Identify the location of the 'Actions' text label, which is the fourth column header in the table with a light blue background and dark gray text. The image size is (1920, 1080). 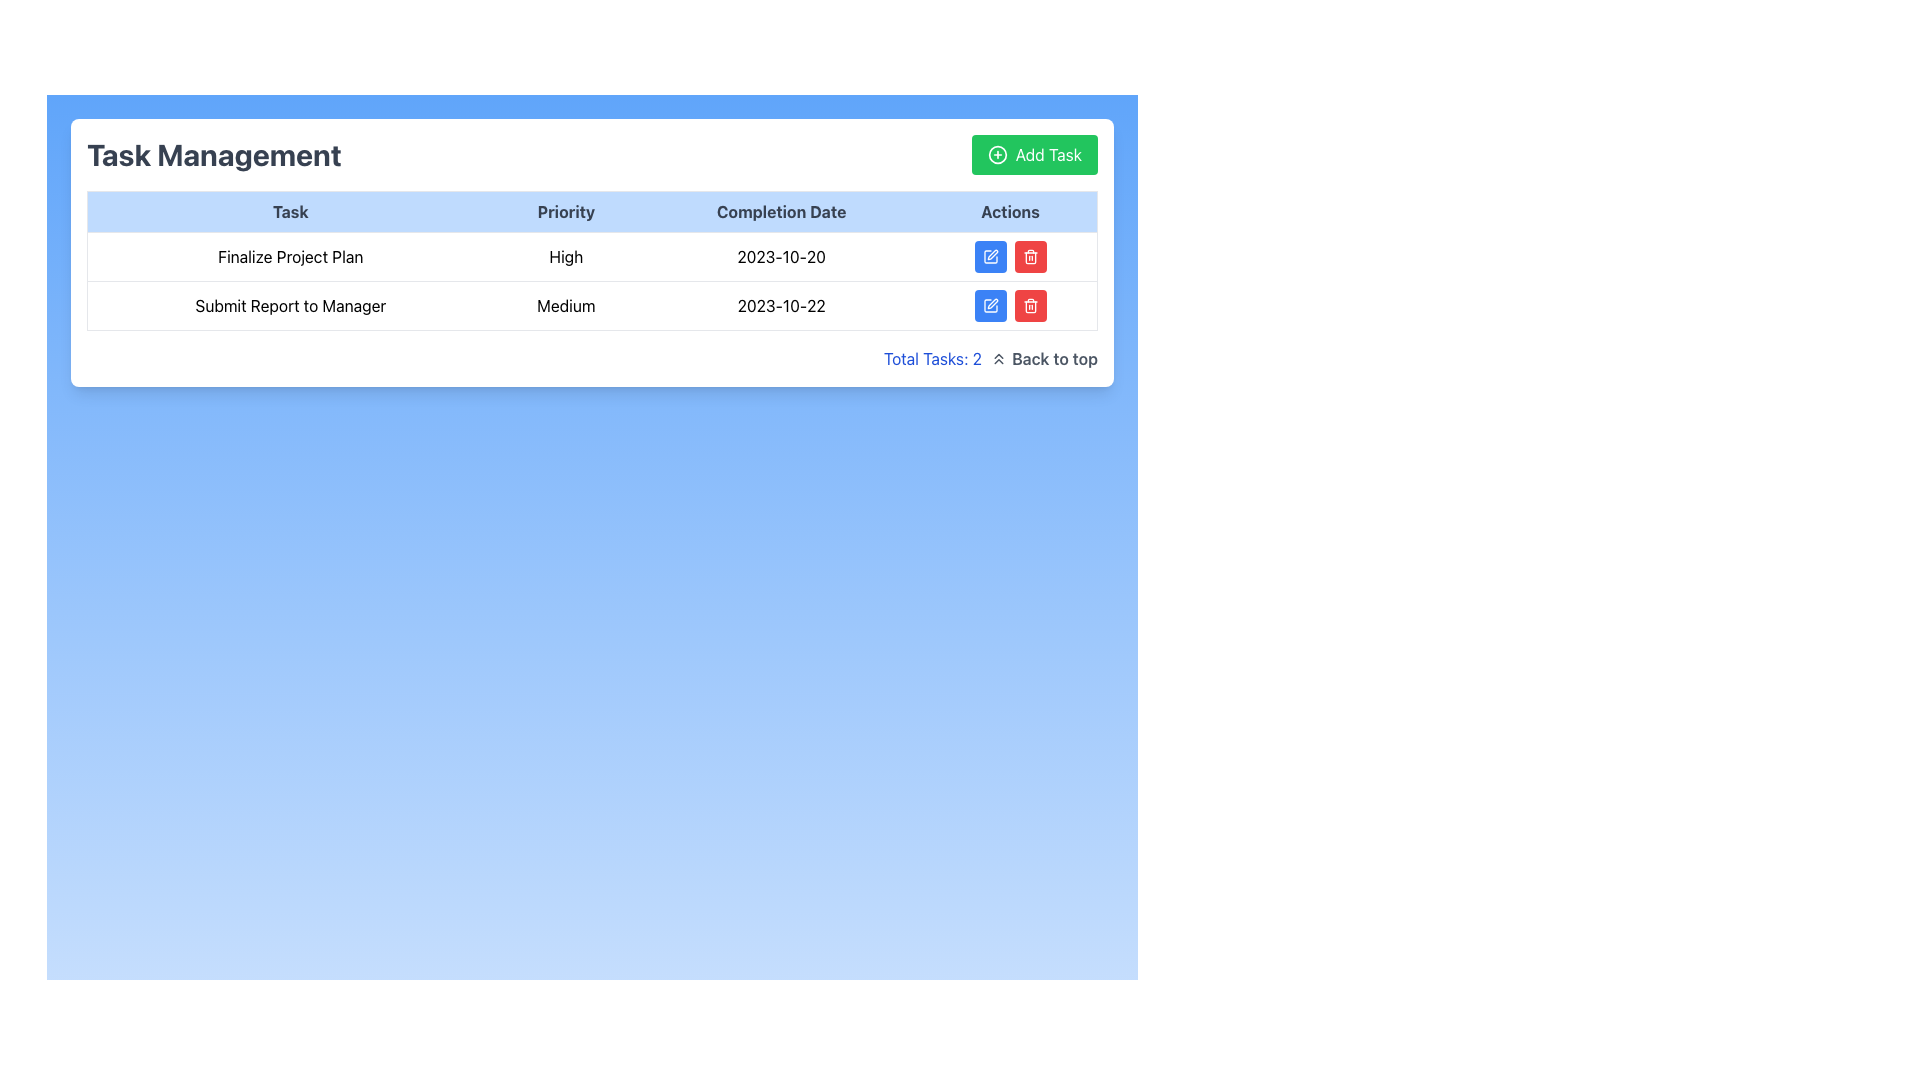
(1010, 212).